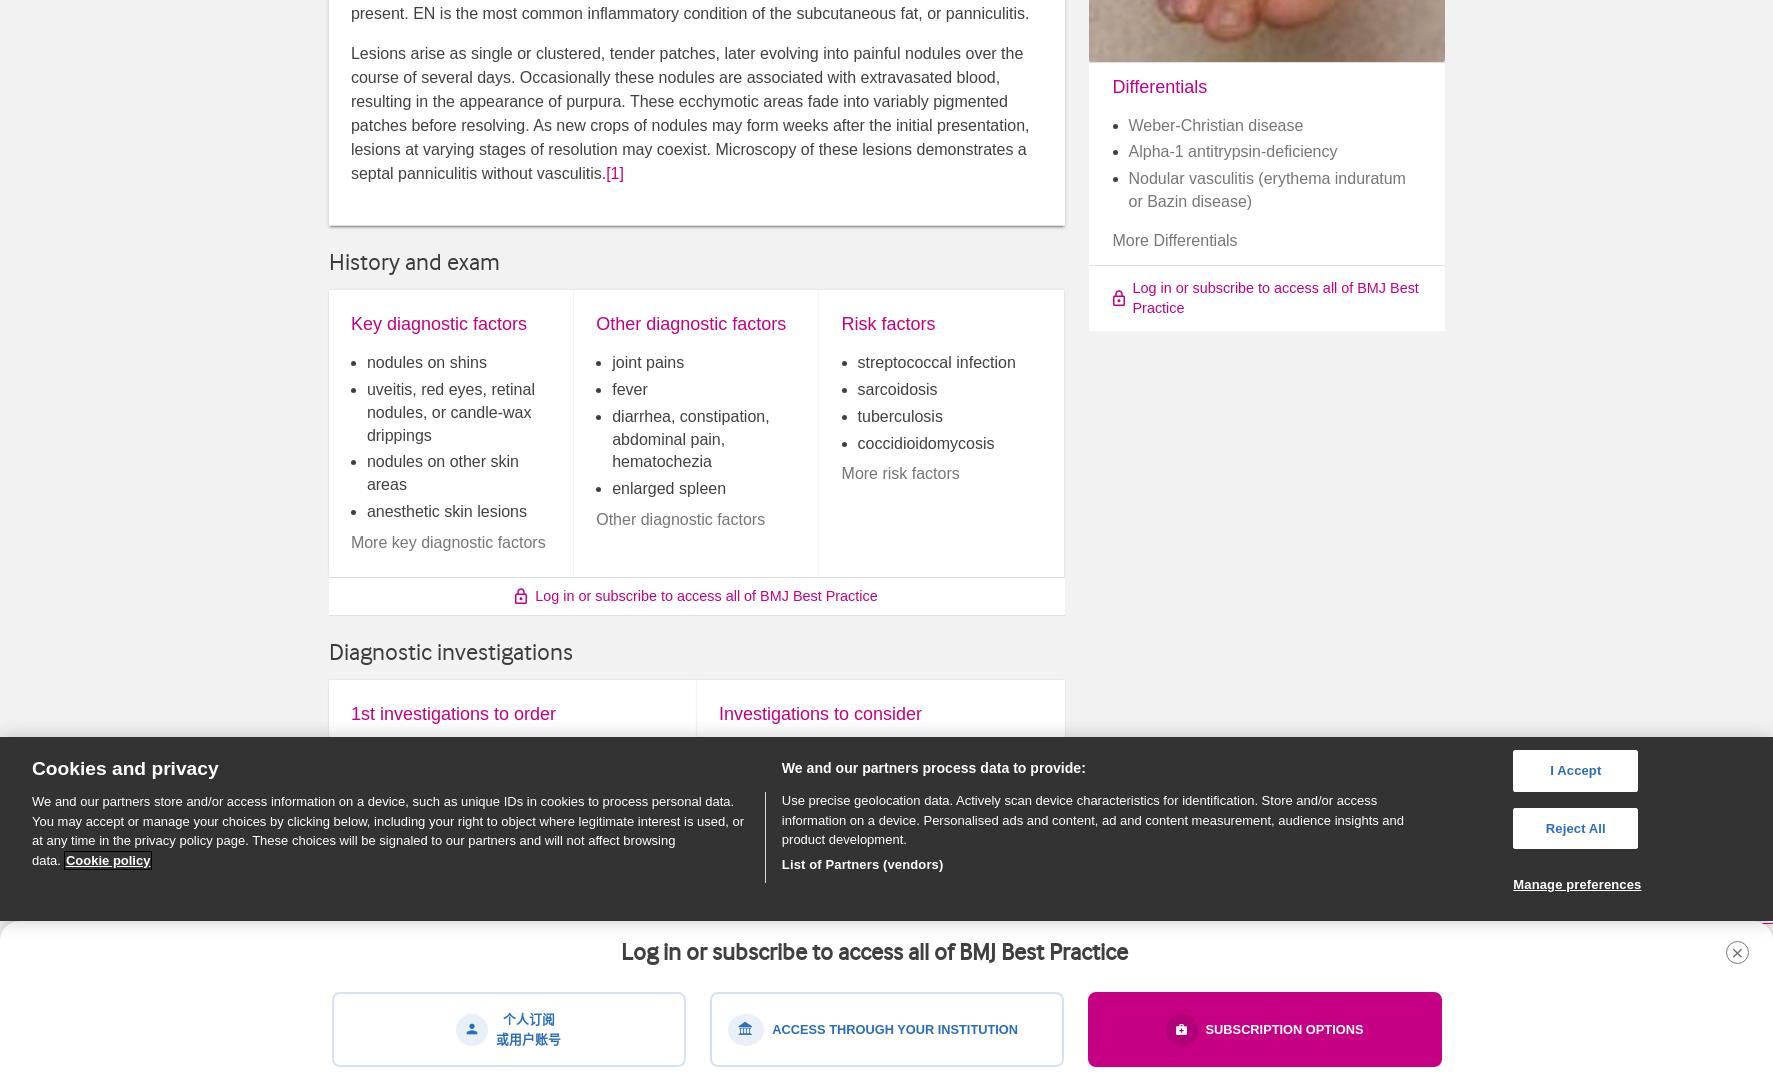 Image resolution: width=1773 pixels, height=1079 pixels. What do you see at coordinates (896, 387) in the screenshot?
I see `'sarcoidosis'` at bounding box center [896, 387].